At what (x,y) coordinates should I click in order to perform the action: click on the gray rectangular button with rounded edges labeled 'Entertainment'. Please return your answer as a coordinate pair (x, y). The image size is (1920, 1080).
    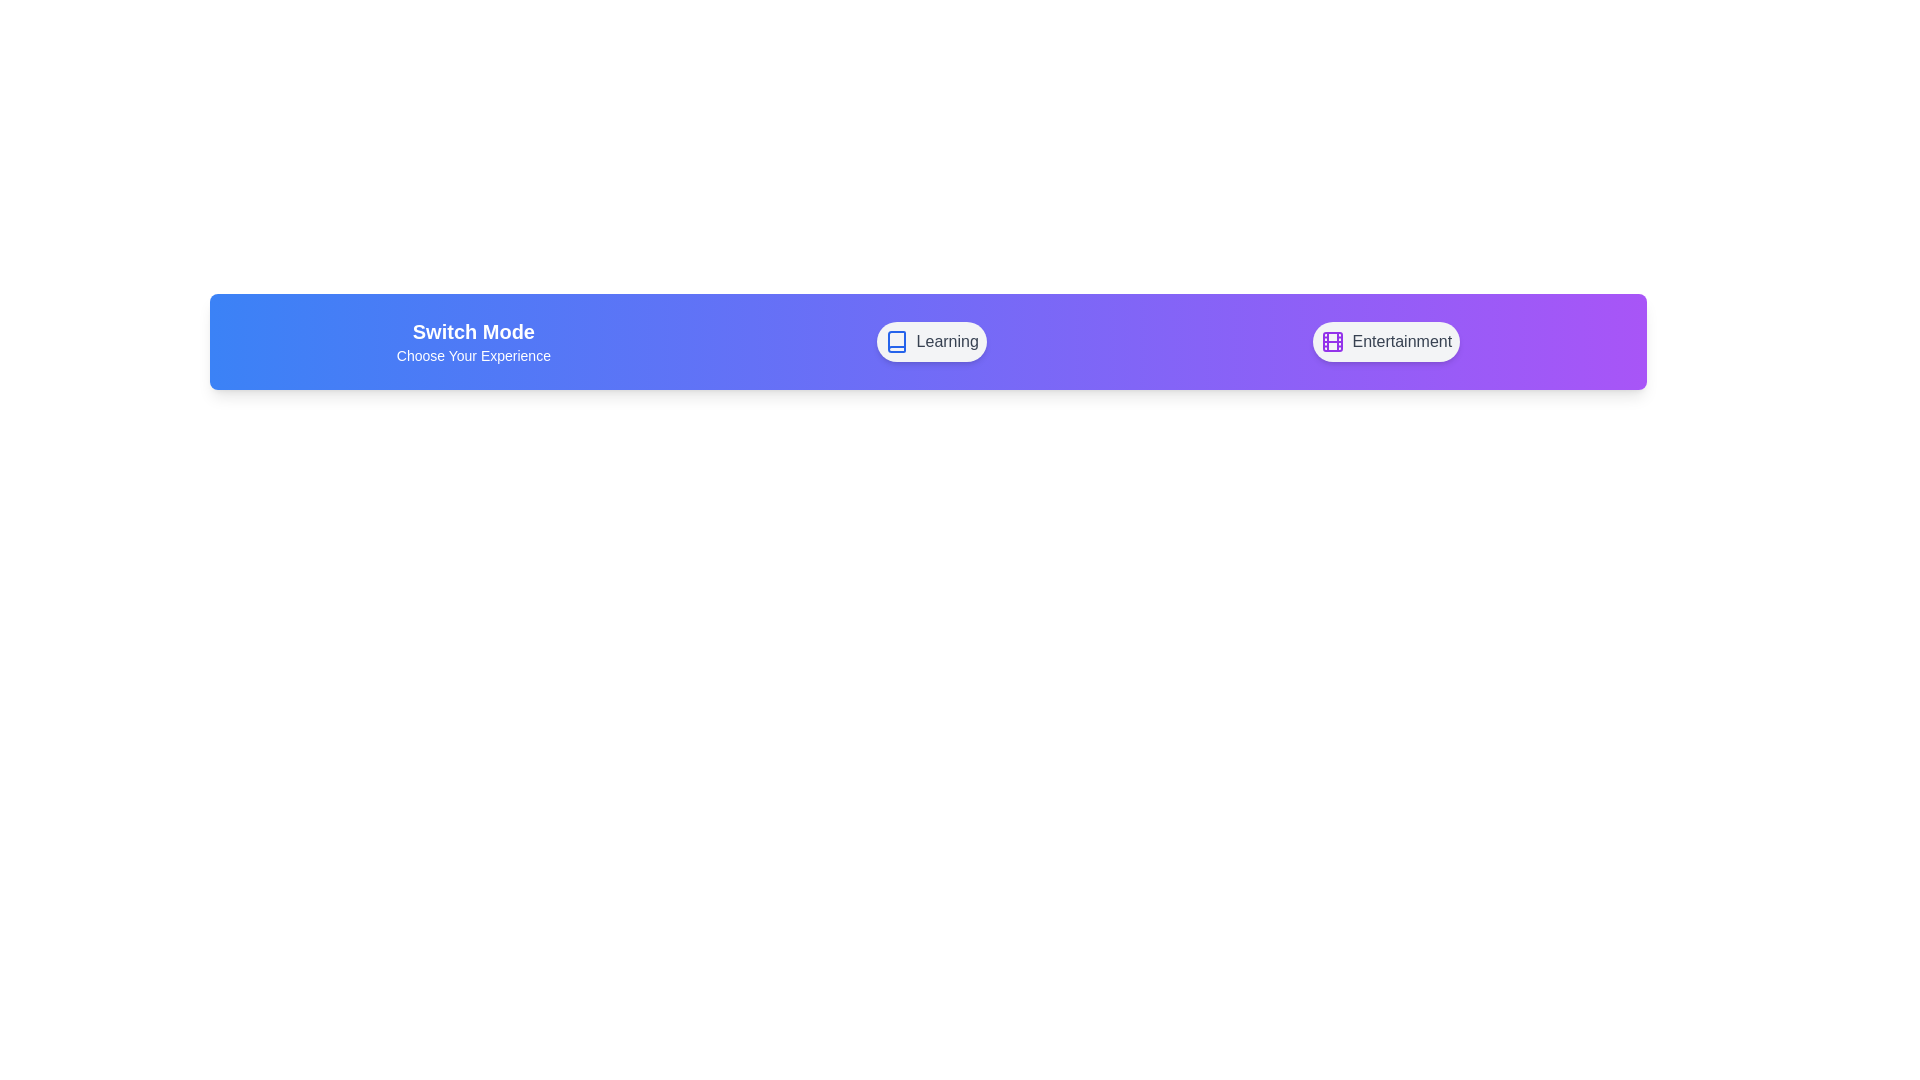
    Looking at the image, I should click on (1385, 341).